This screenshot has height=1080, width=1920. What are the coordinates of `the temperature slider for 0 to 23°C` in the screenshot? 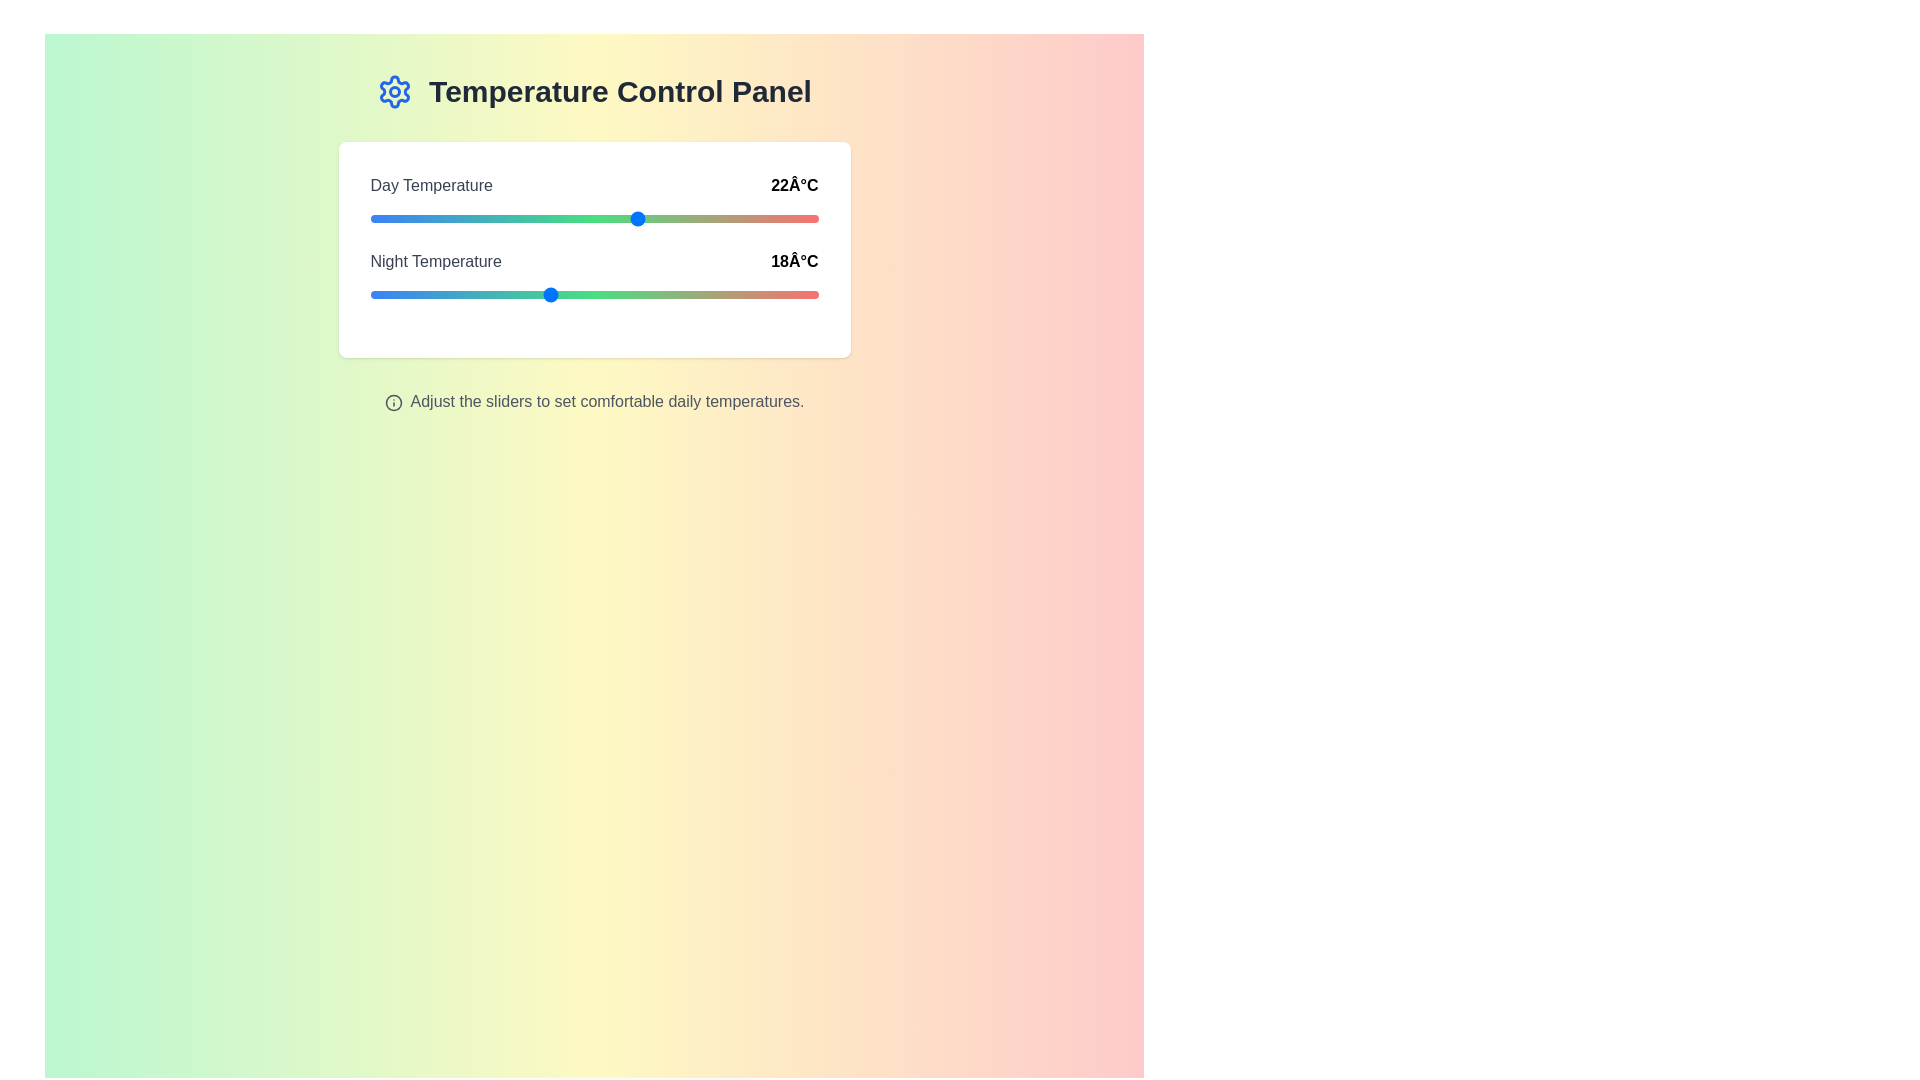 It's located at (661, 219).